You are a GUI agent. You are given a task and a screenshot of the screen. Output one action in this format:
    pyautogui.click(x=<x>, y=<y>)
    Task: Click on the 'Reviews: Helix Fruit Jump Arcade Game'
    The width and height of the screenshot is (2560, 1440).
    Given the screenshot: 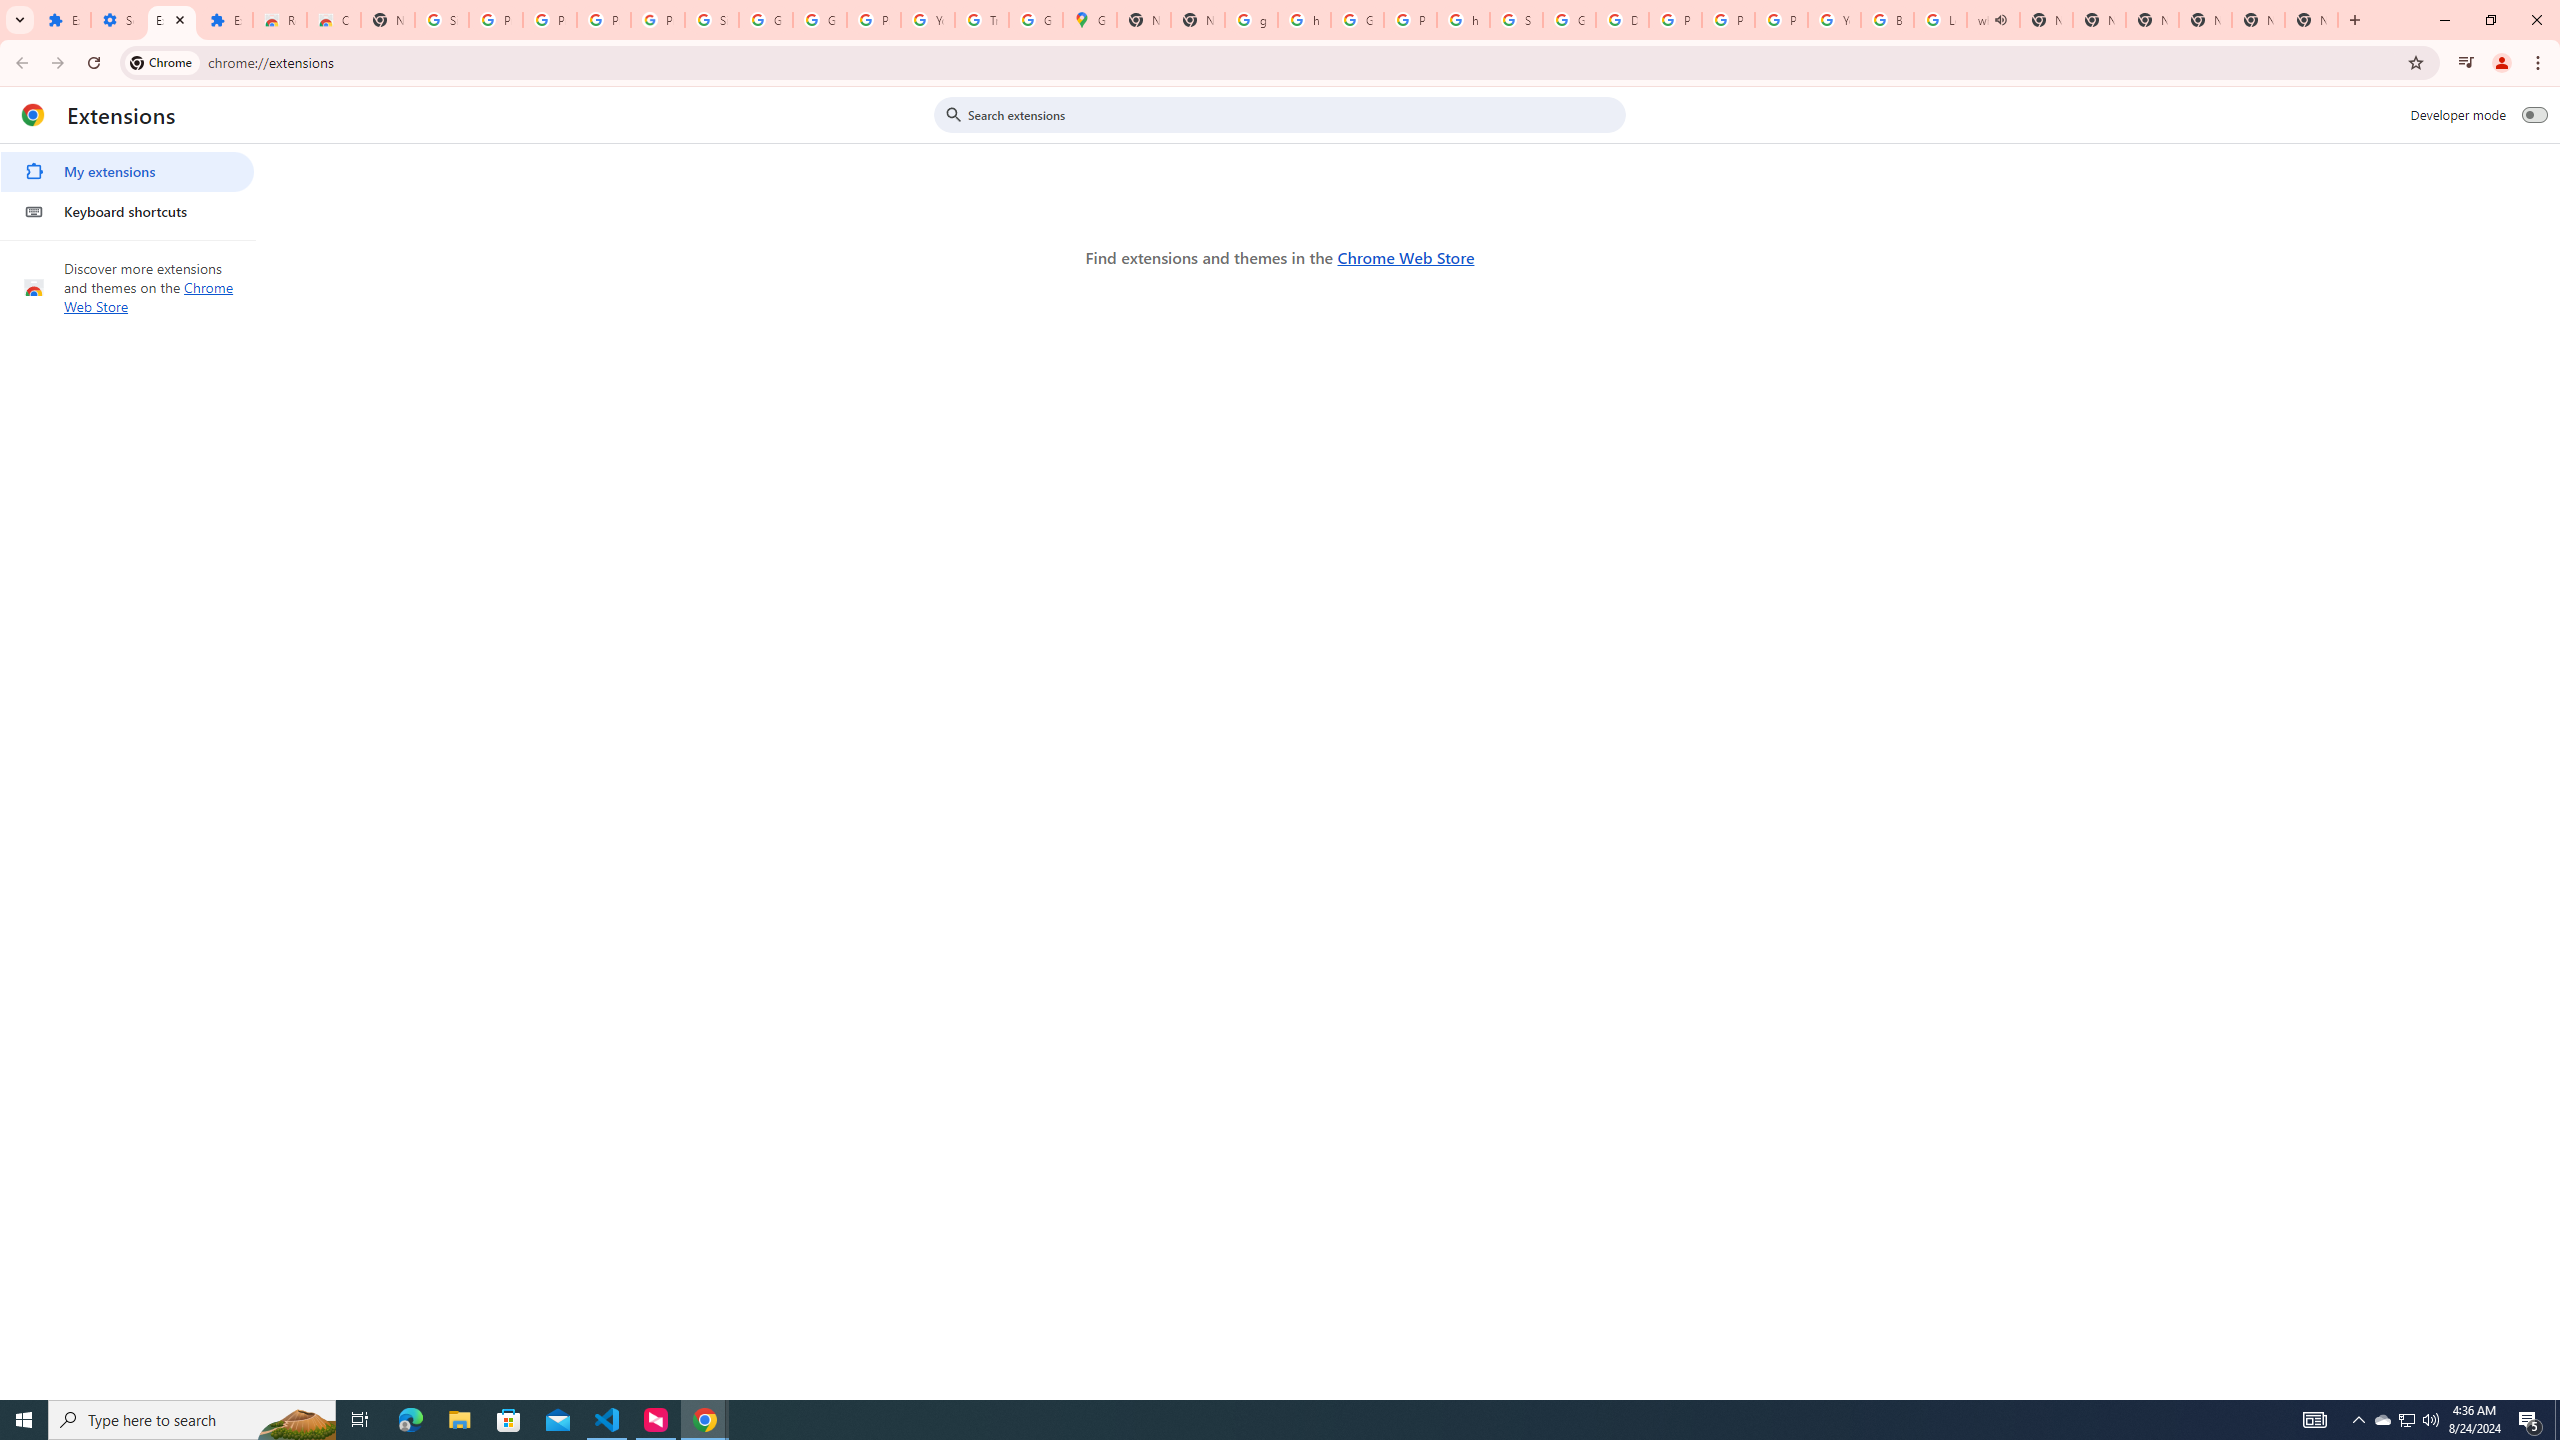 What is the action you would take?
    pyautogui.click(x=278, y=19)
    